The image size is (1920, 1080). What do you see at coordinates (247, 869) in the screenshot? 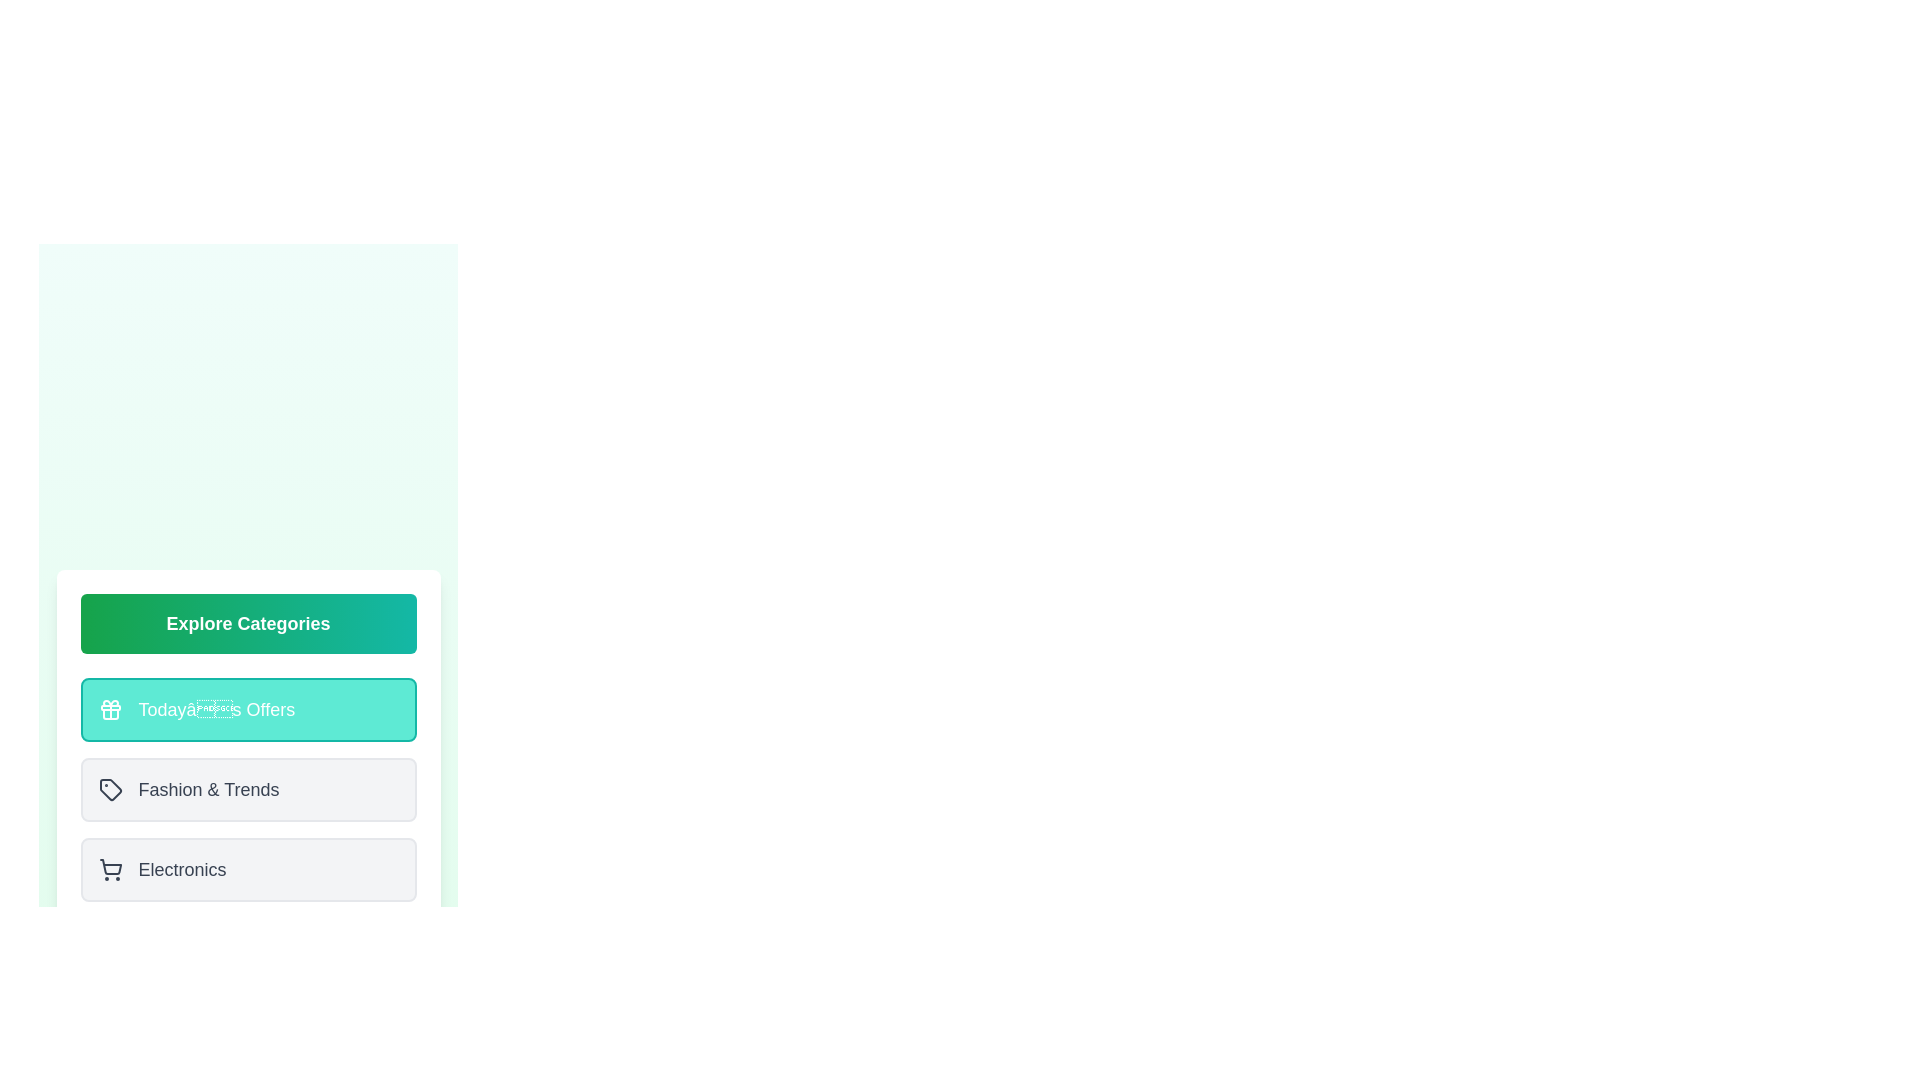
I see `the tile corresponding to the category Electronics to select it` at bounding box center [247, 869].